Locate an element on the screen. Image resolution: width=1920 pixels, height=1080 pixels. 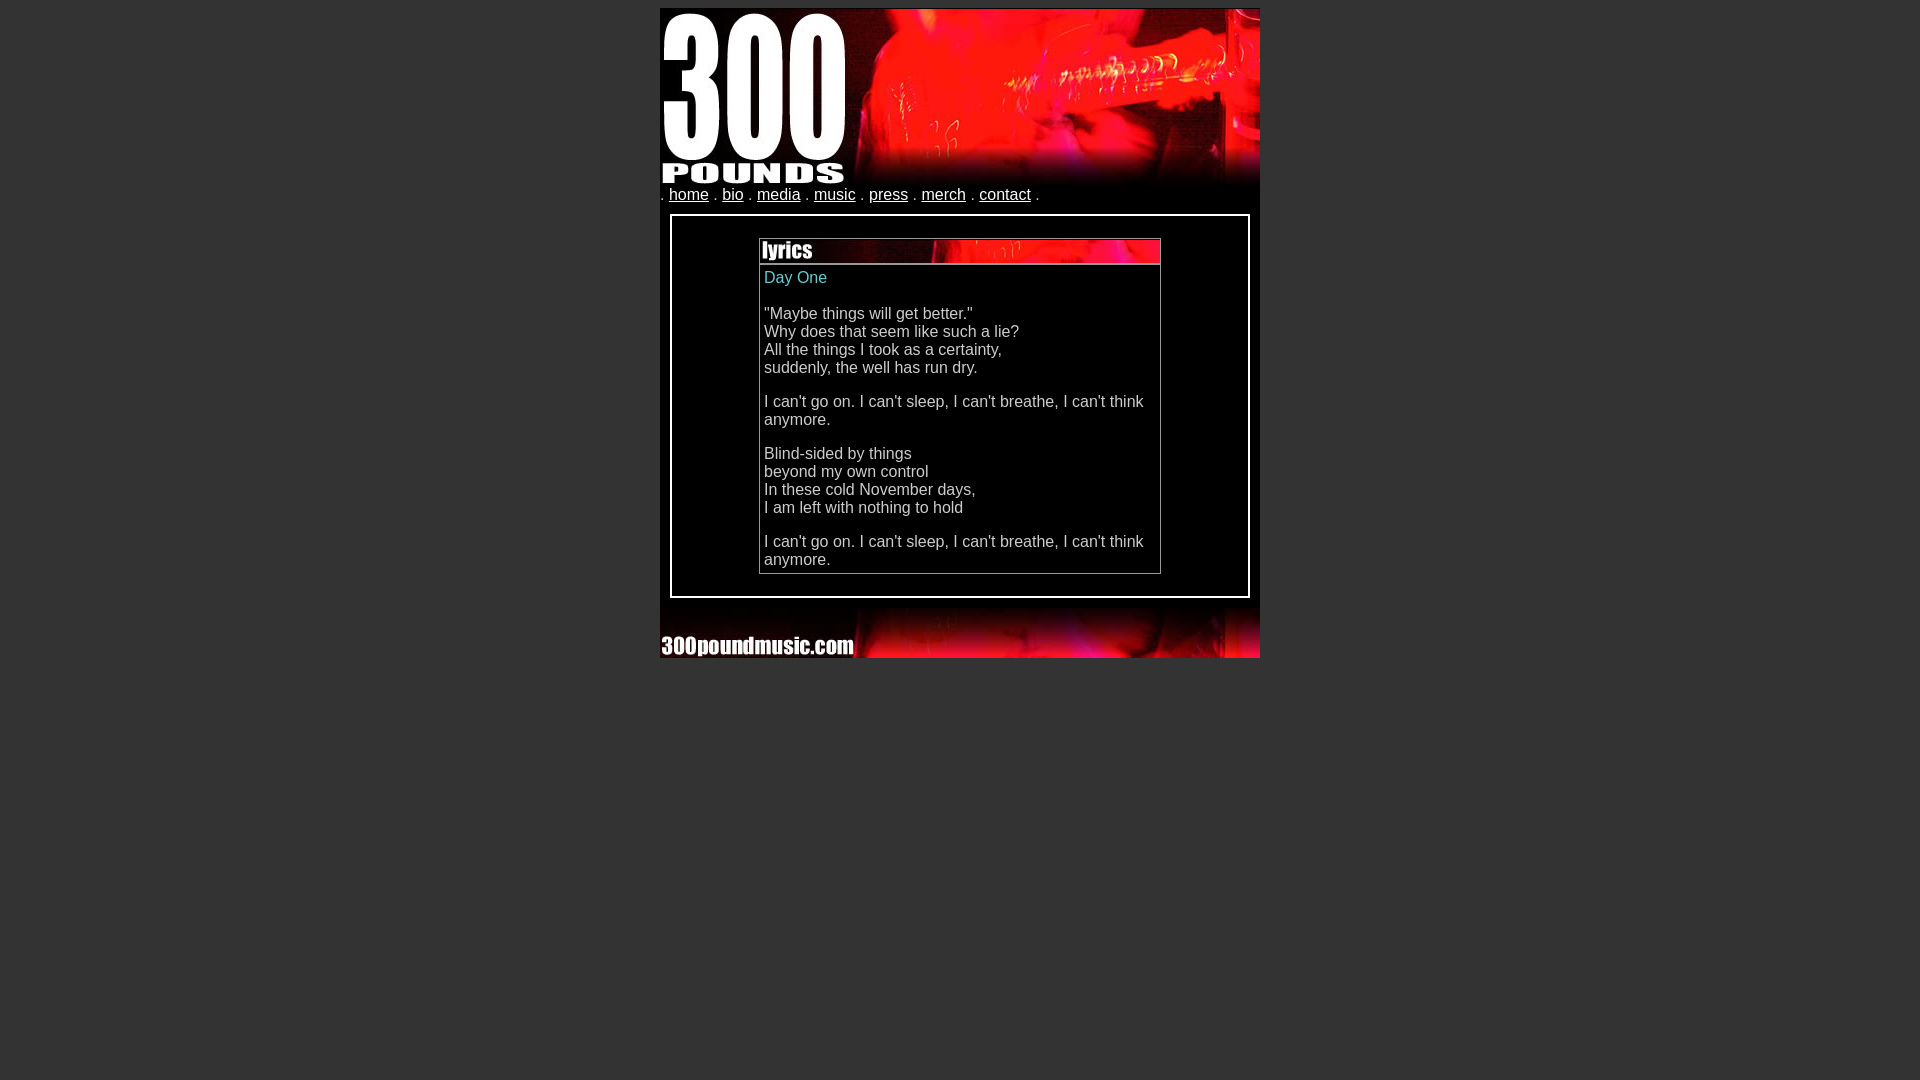
'media' is located at coordinates (756, 194).